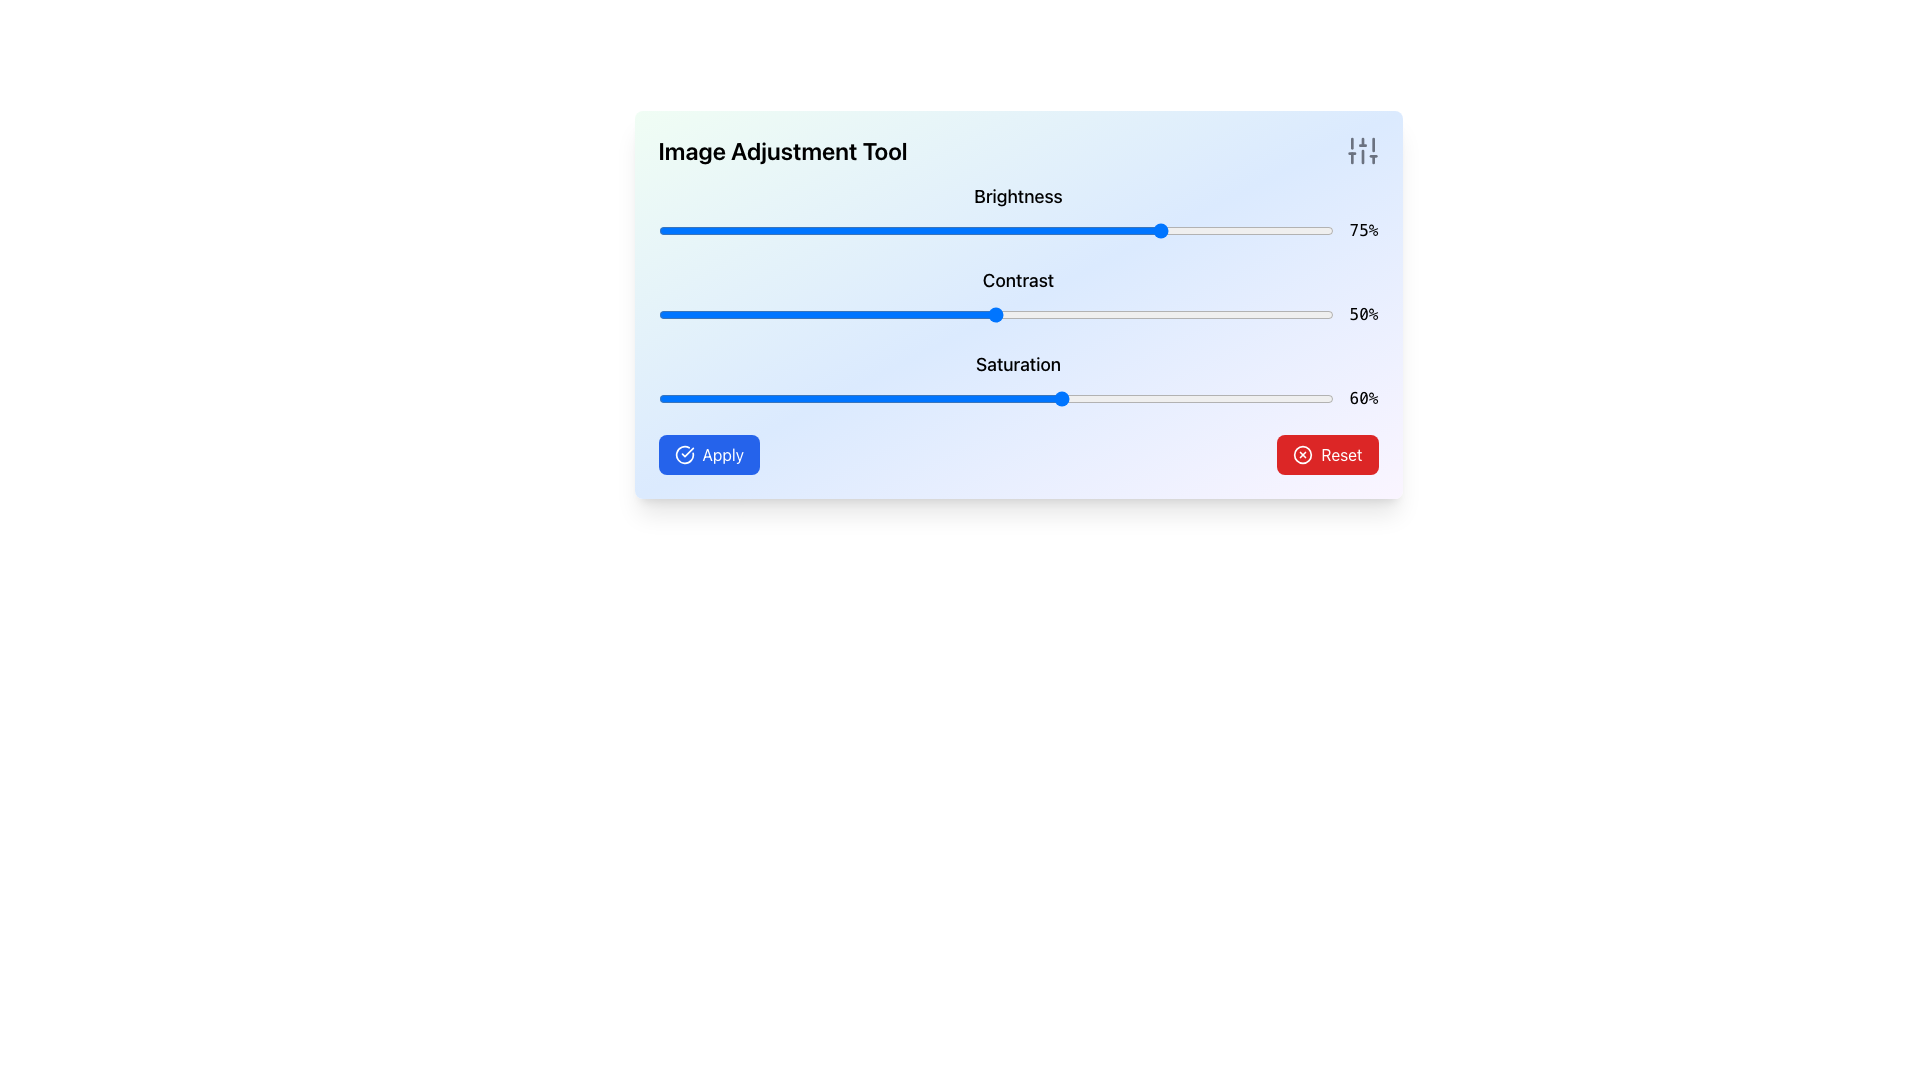  Describe the element at coordinates (1341, 455) in the screenshot. I see `the text label within the red button located at the bottom-right corner of the interface, which indicates the function to reset settings or data` at that location.